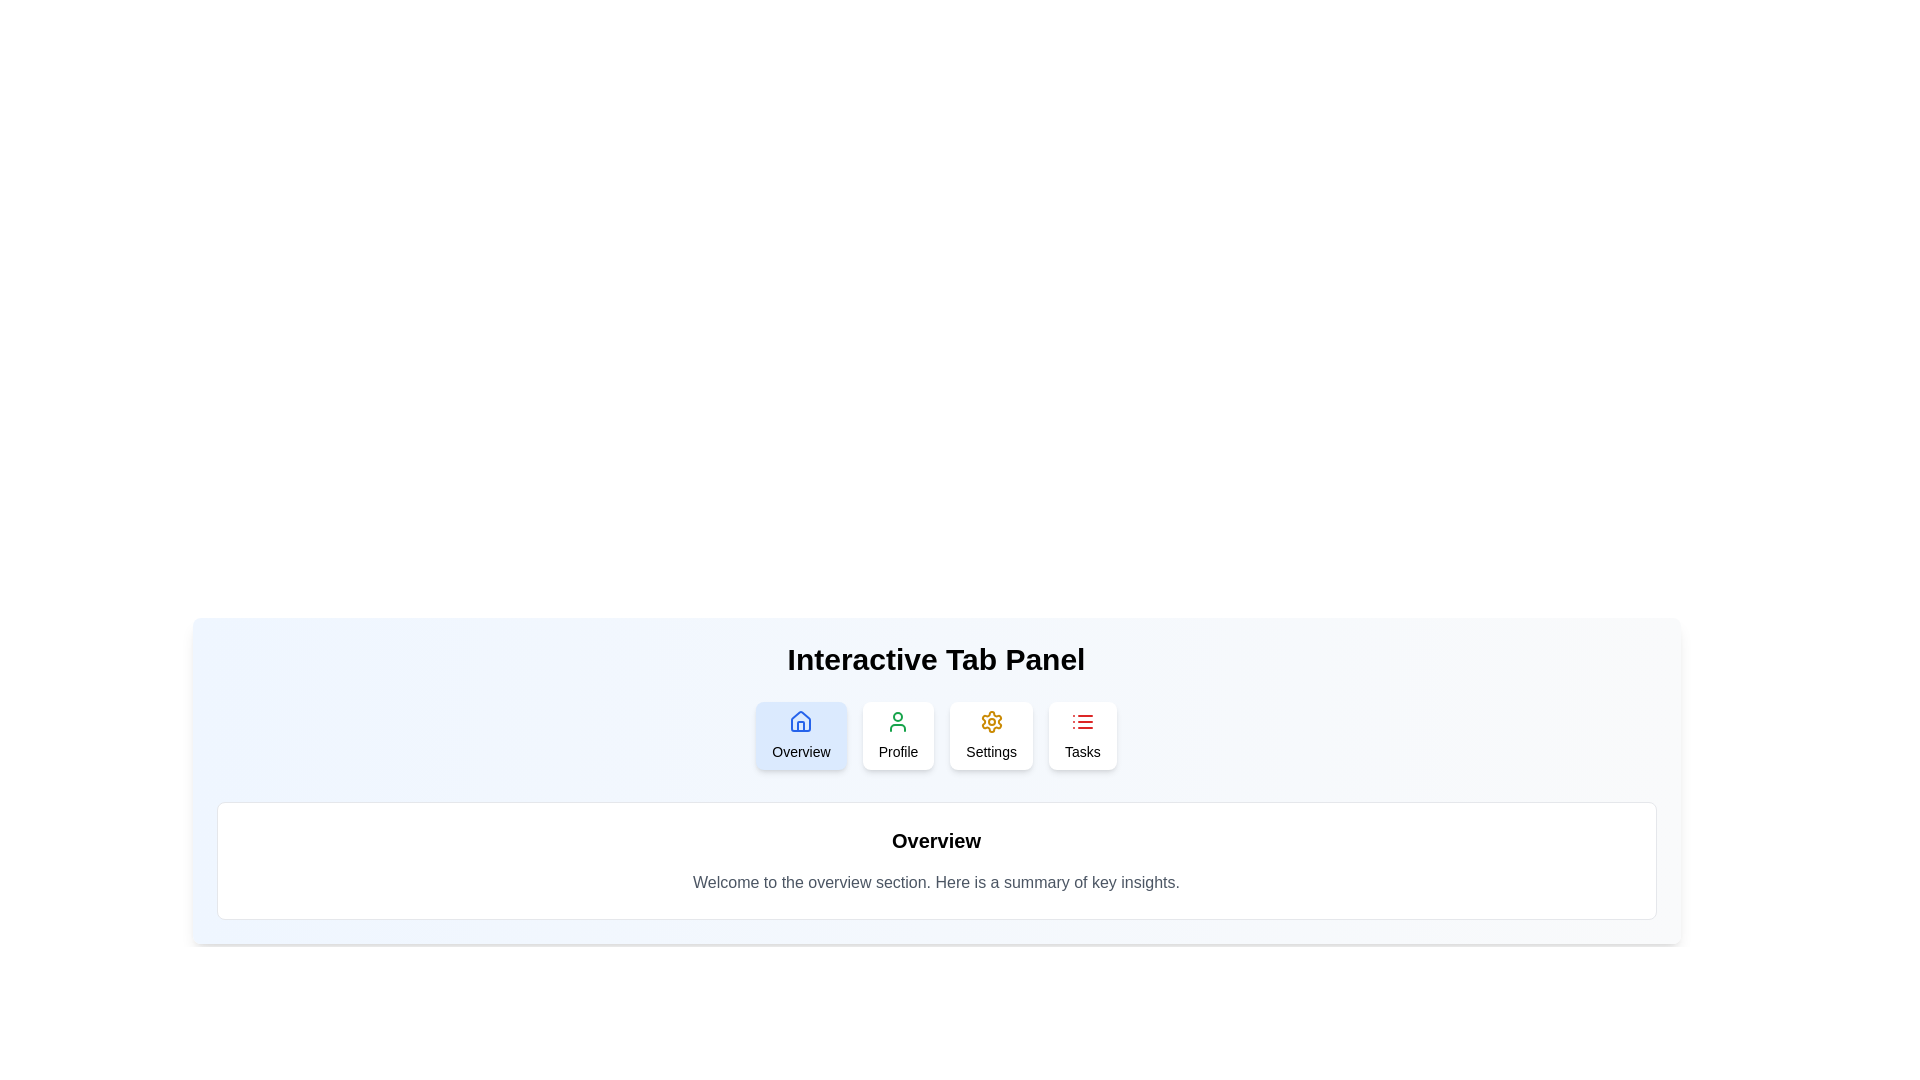  Describe the element at coordinates (991, 736) in the screenshot. I see `the Settings tab to view its content` at that location.